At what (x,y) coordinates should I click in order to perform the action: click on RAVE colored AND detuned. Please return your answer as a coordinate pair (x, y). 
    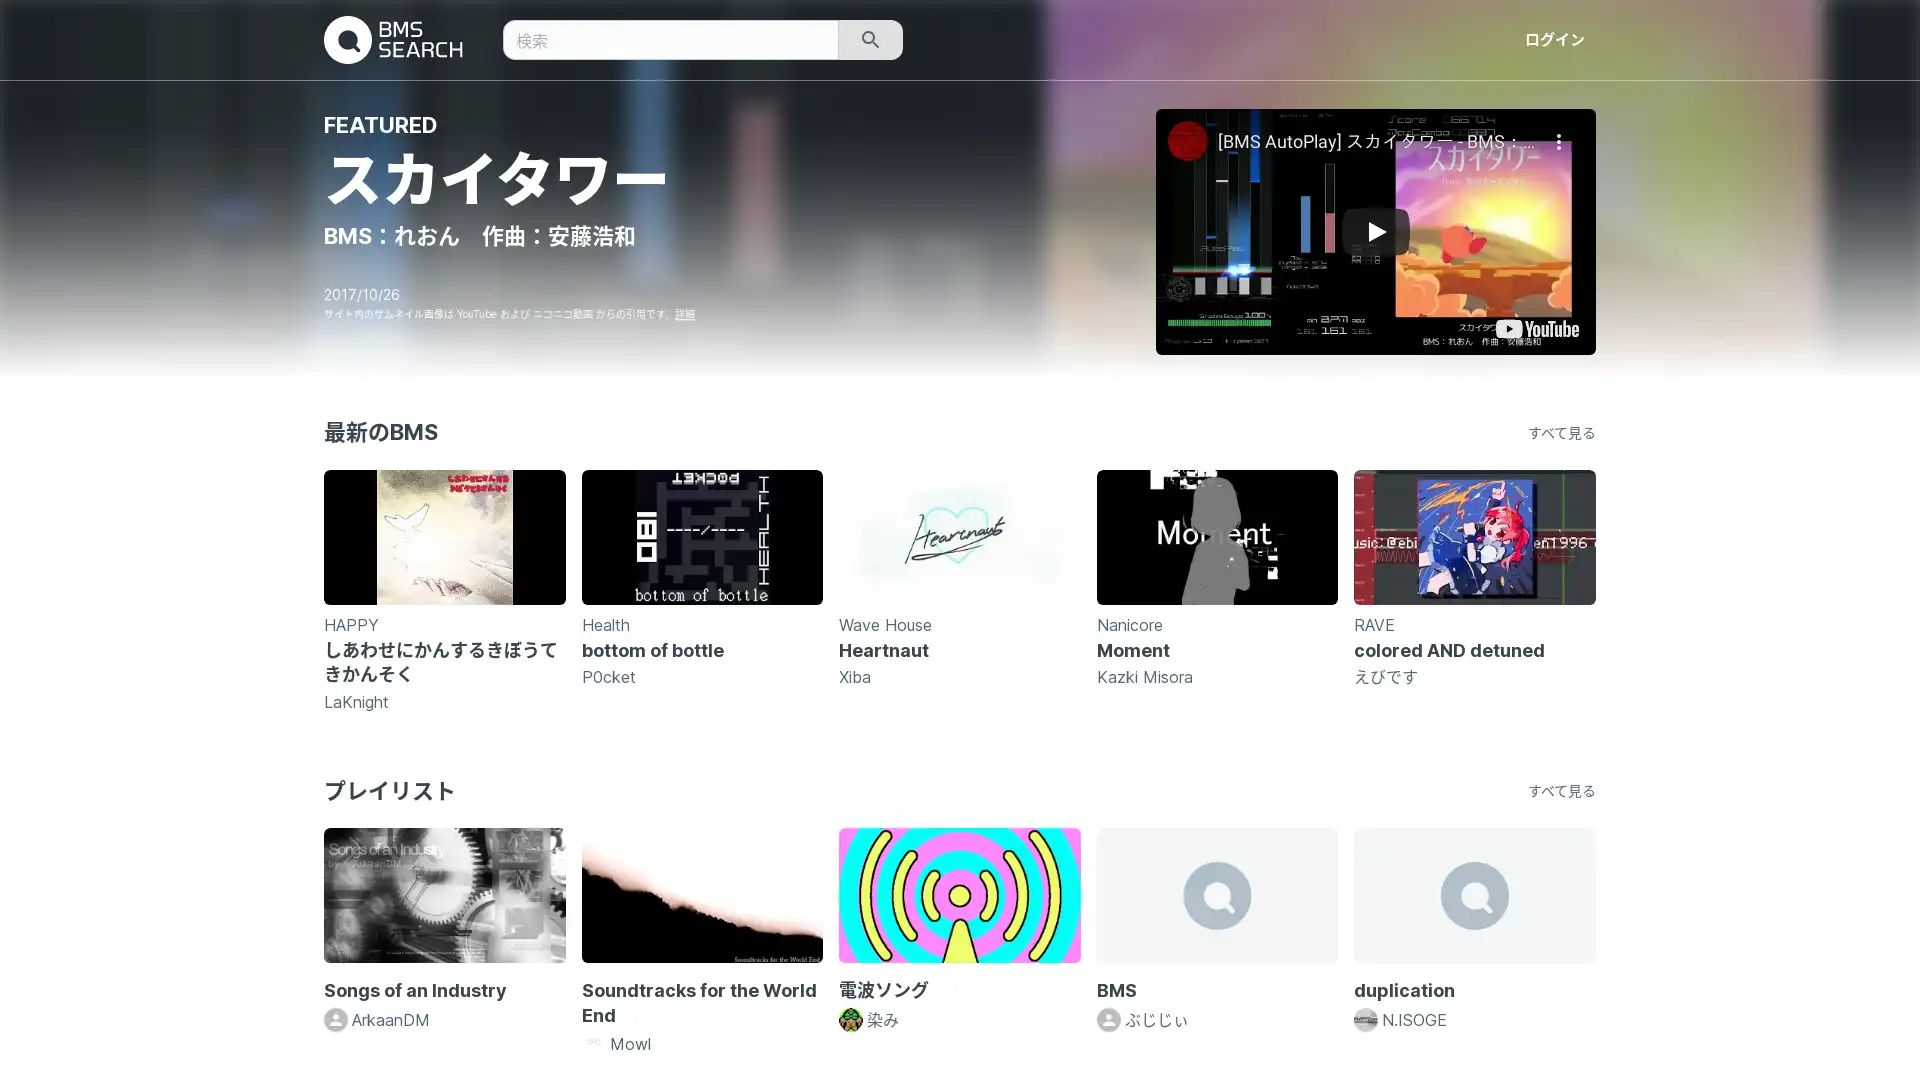
    Looking at the image, I should click on (1474, 589).